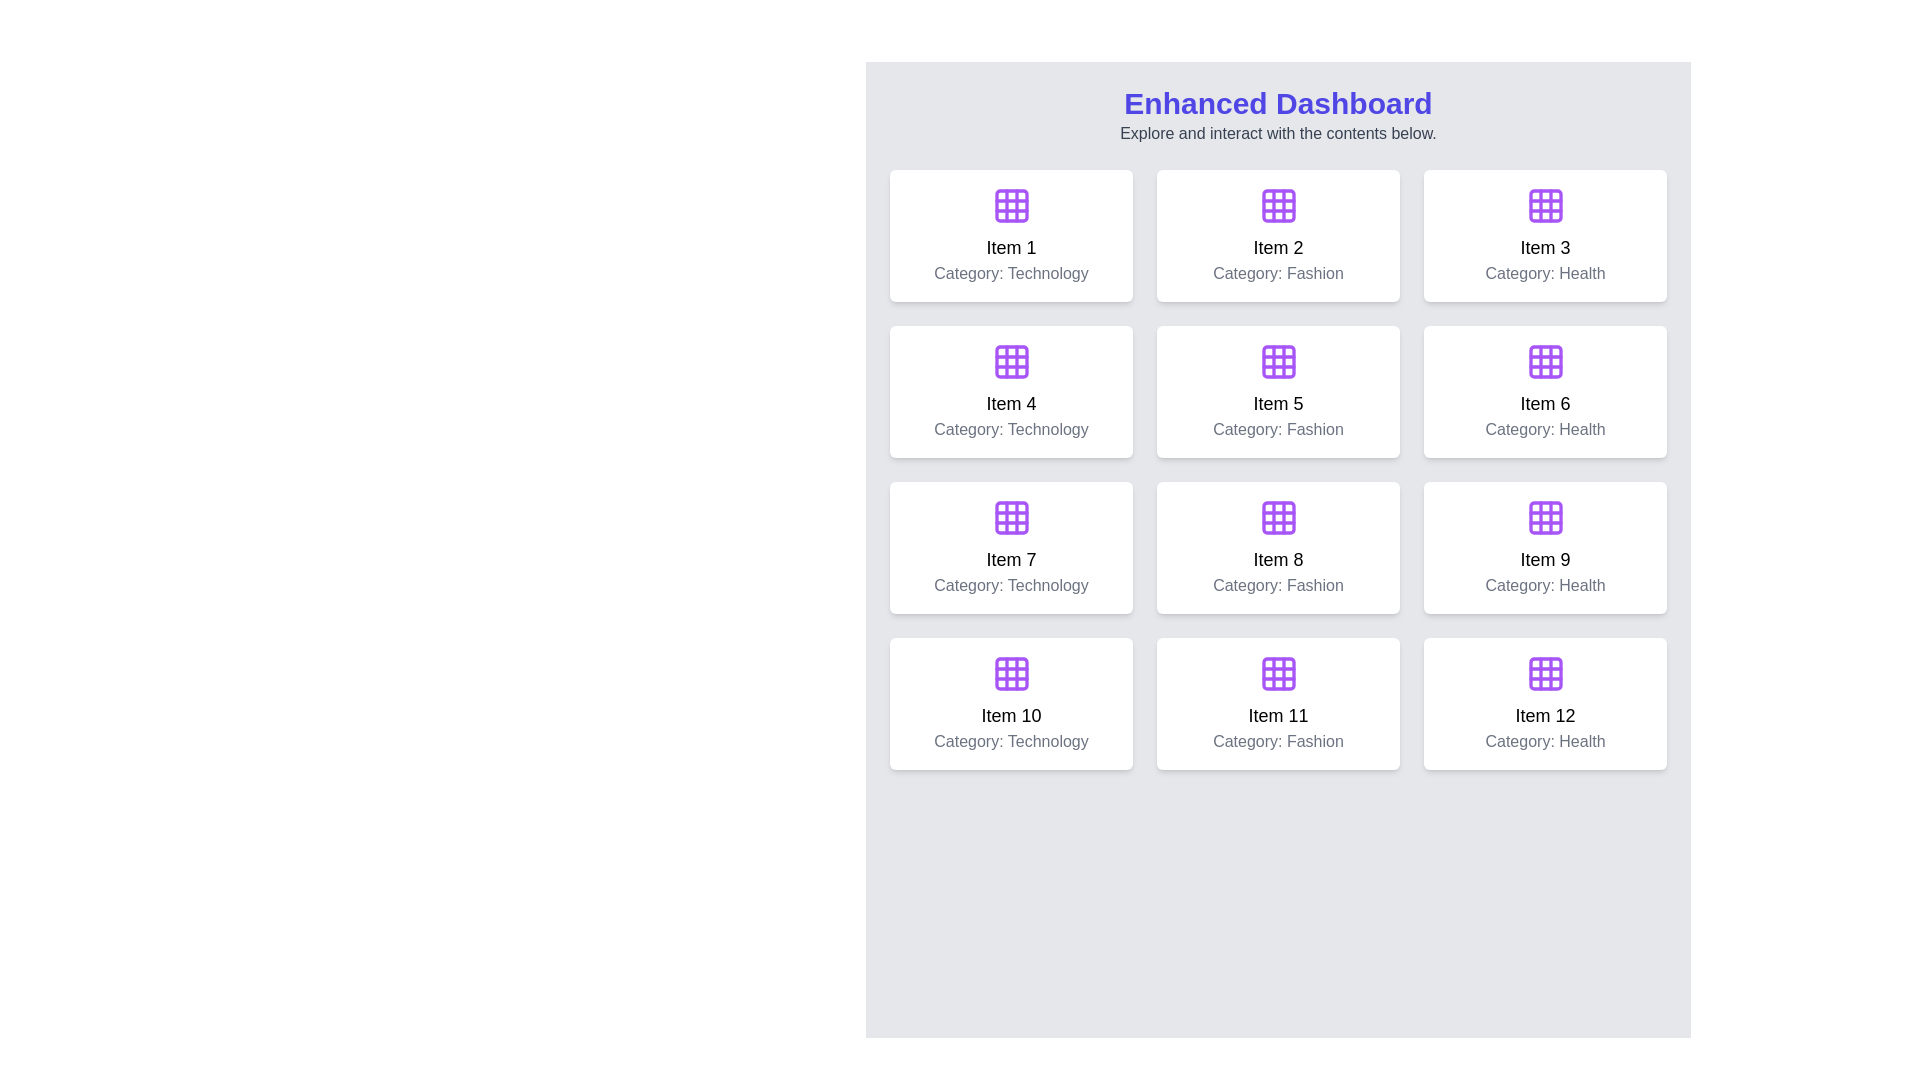 This screenshot has height=1080, width=1920. I want to click on the grid-like icon in the white card labeled 'Item 7' with subtext 'Category: Technology', so click(1011, 516).